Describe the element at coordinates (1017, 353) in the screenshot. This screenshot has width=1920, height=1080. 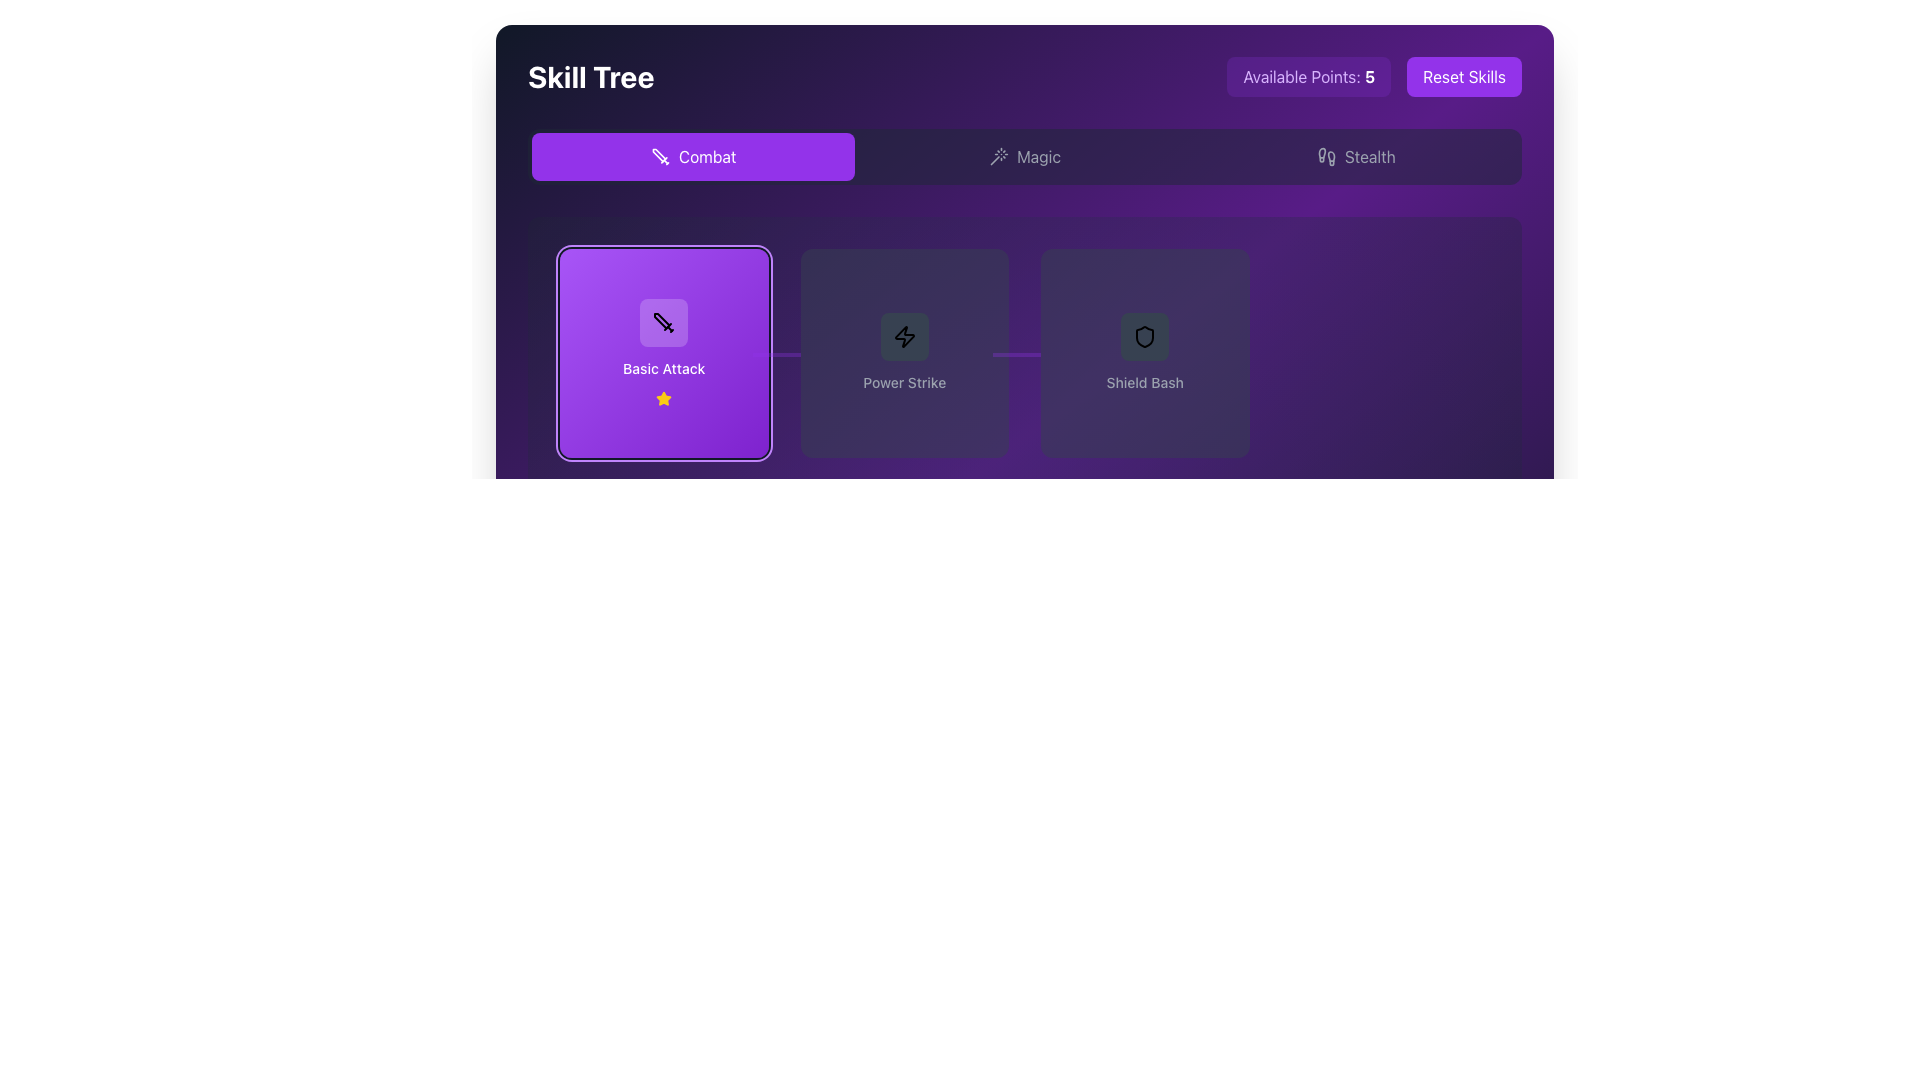
I see `the Connector line, which is a thin horizontal bar with a purple background, positioned symmetrically between the 'Power Strike' and 'Shield Bash' buttons in the skill tree layout` at that location.